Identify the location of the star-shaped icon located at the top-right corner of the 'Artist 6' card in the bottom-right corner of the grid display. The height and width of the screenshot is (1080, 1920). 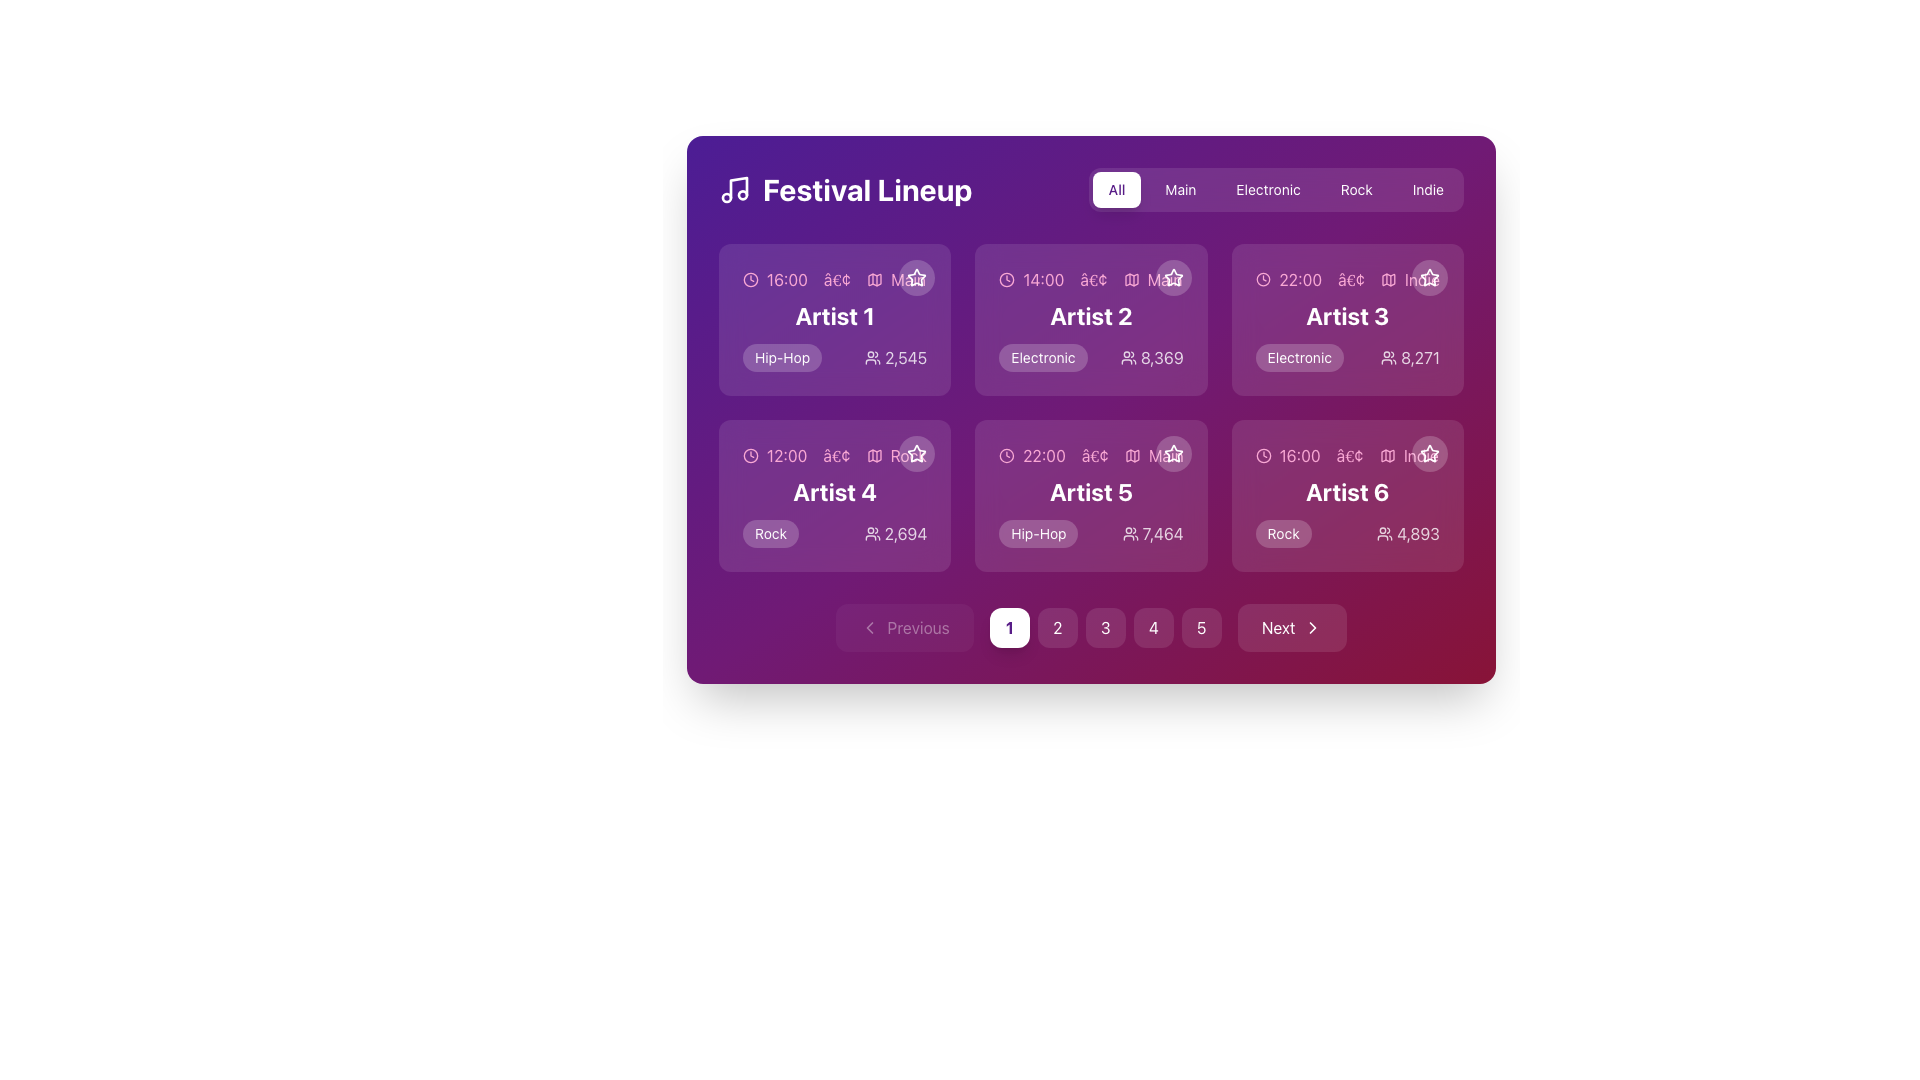
(1429, 454).